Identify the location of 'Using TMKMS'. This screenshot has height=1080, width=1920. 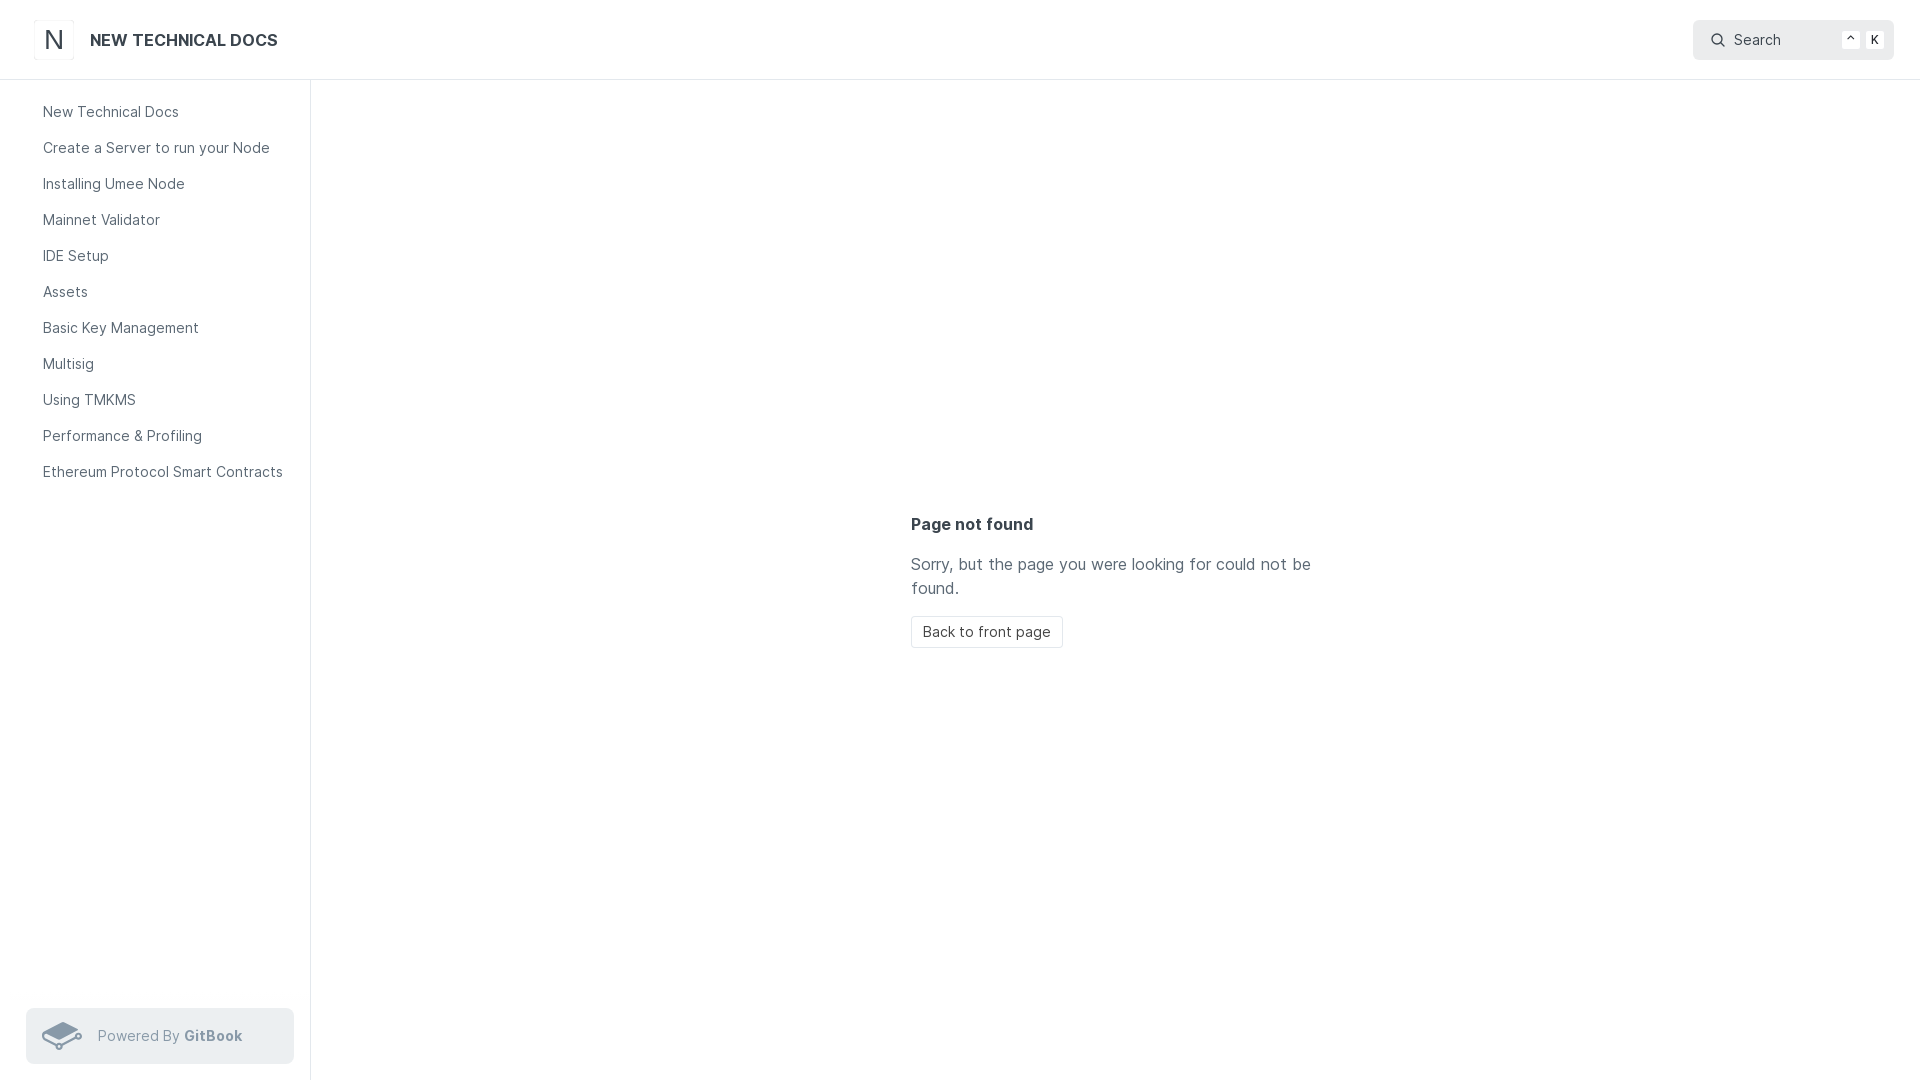
(168, 400).